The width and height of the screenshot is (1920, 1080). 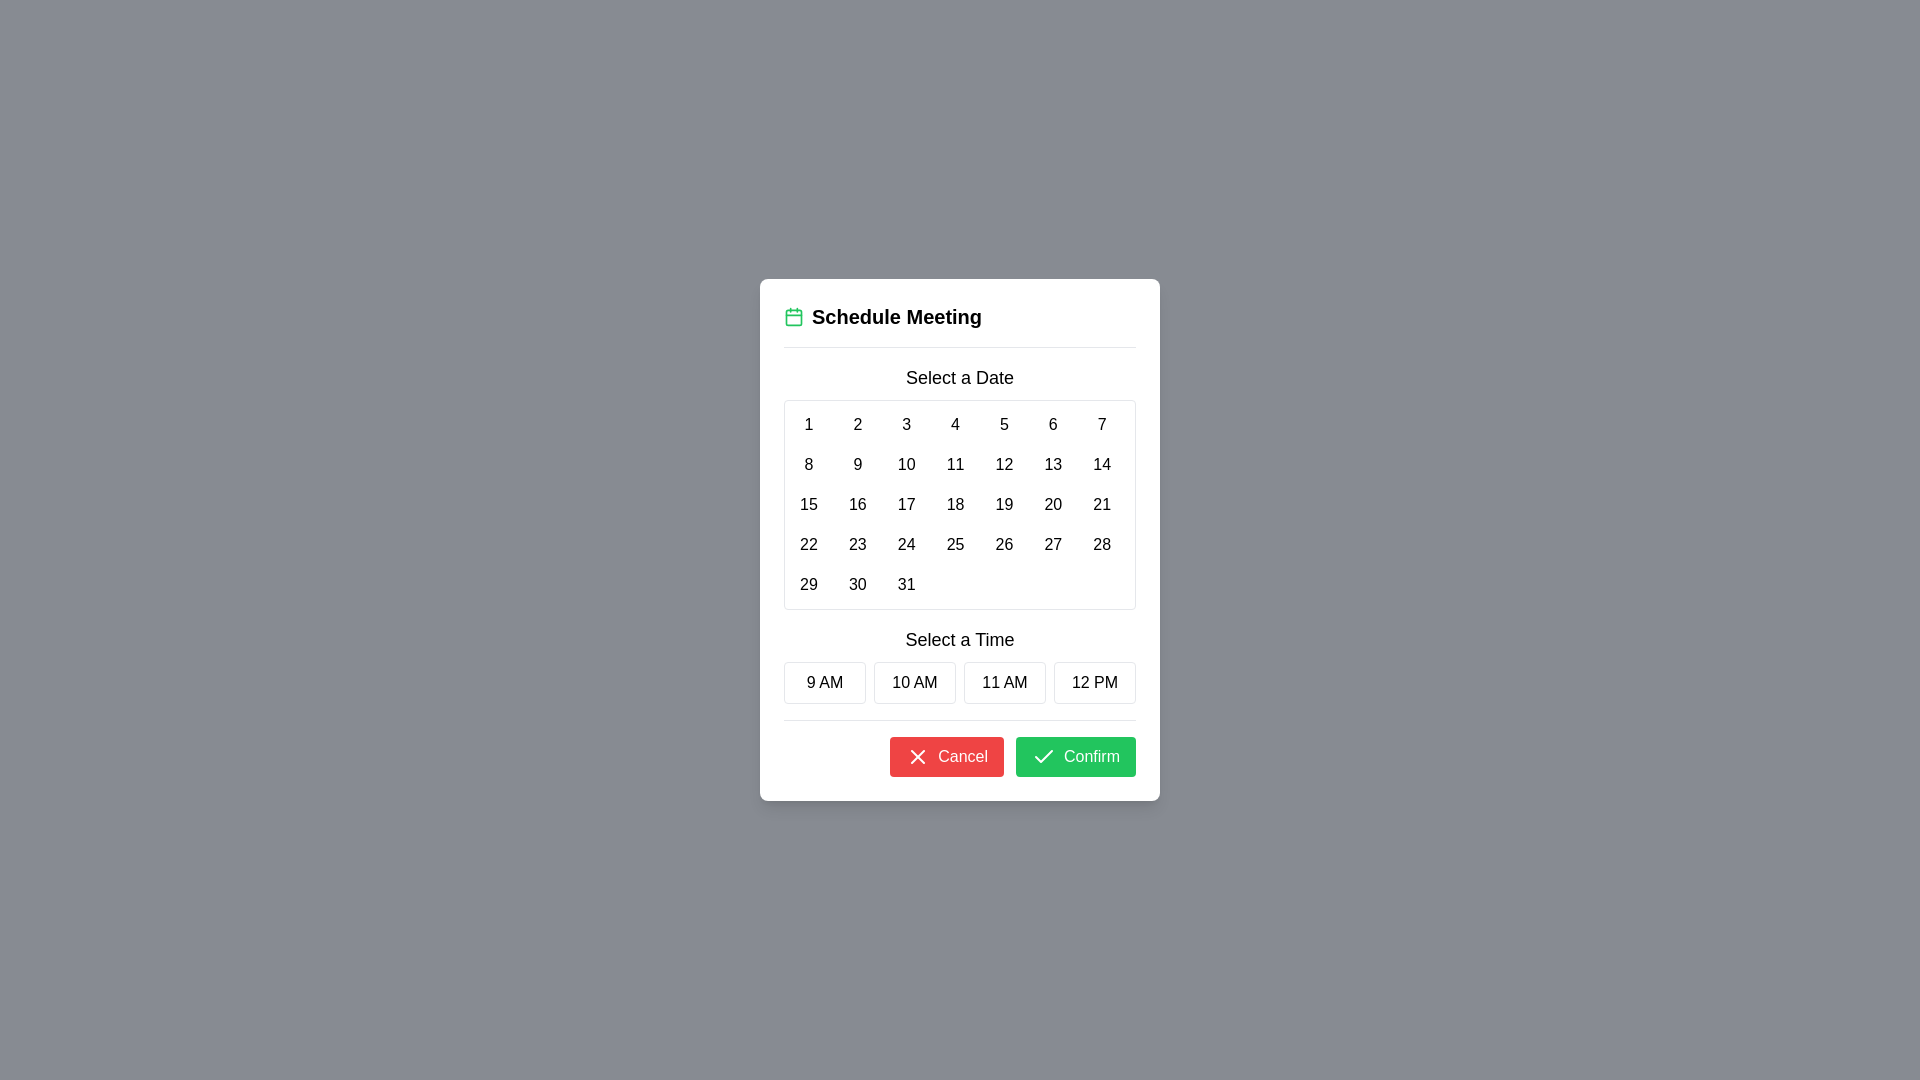 What do you see at coordinates (1004, 504) in the screenshot?
I see `the date selection button displaying '19' in the calendar interface` at bounding box center [1004, 504].